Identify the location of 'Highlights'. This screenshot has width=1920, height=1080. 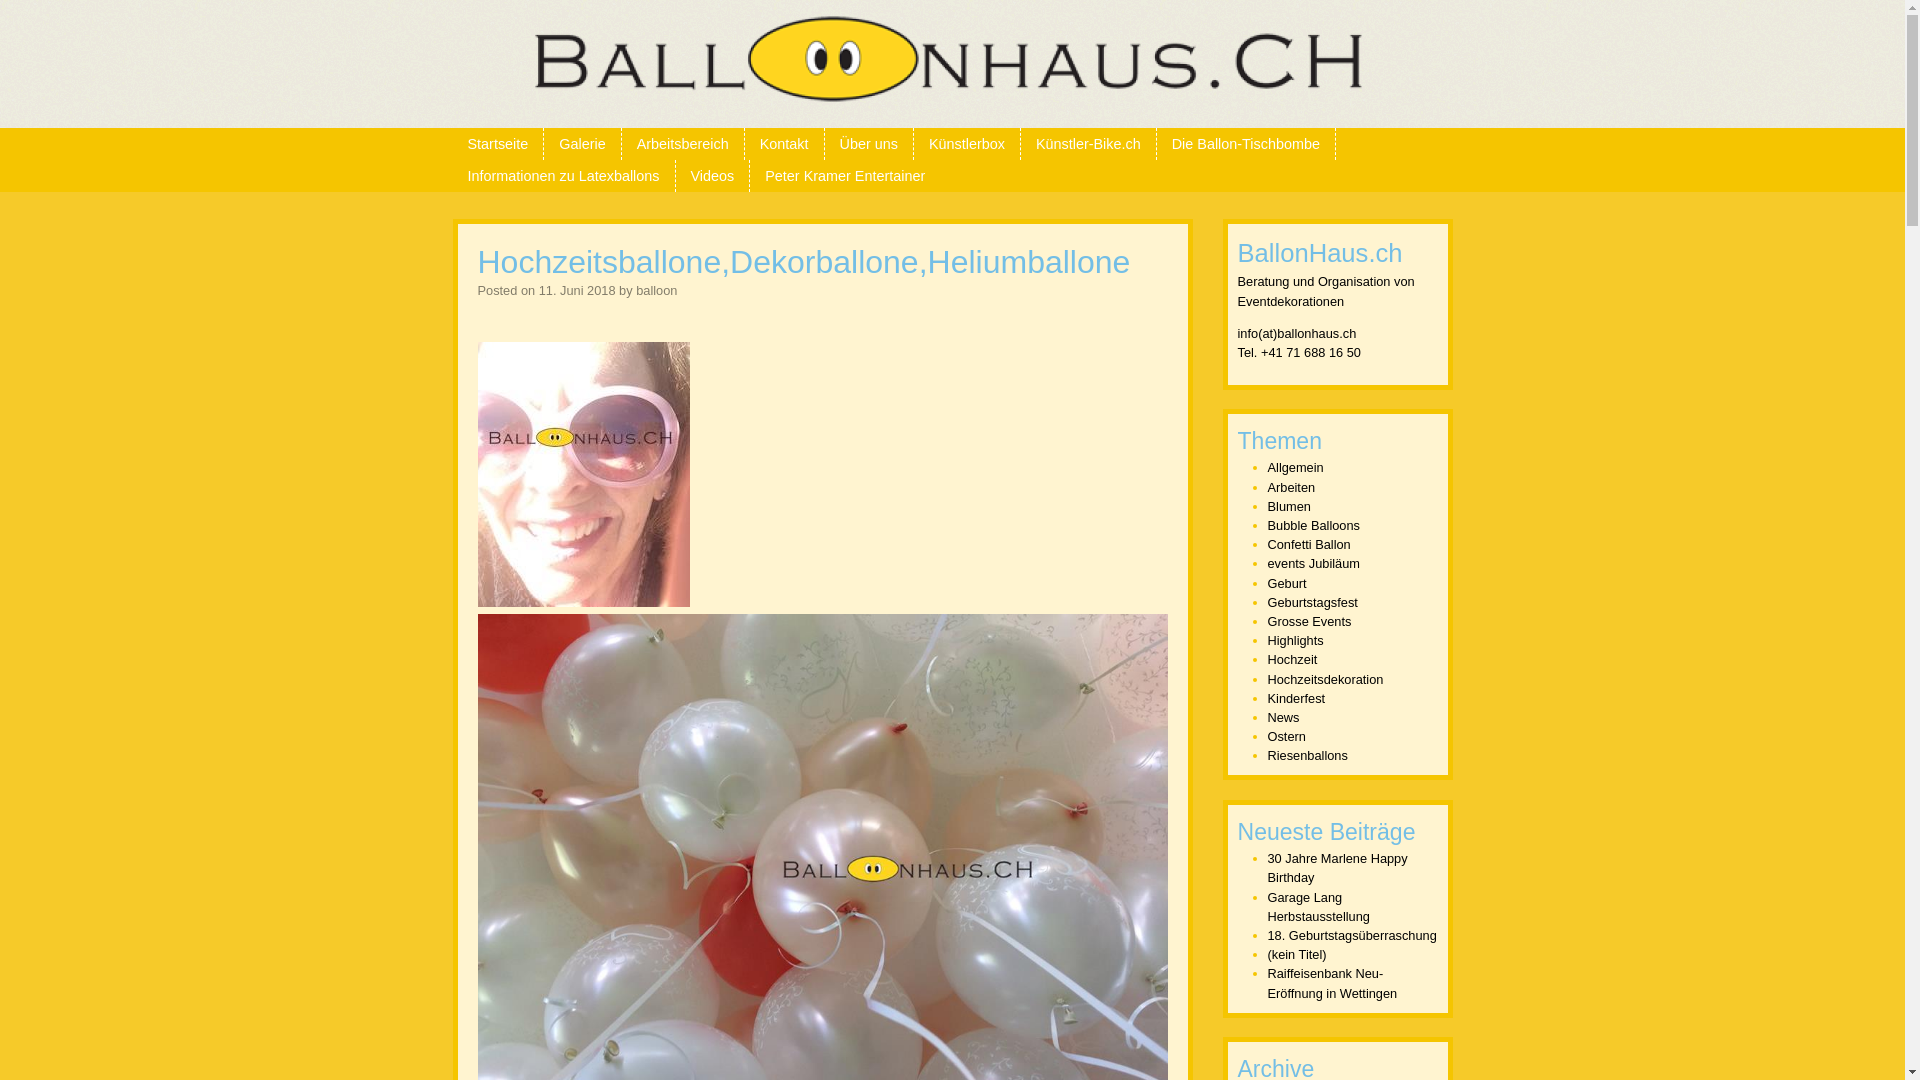
(1296, 640).